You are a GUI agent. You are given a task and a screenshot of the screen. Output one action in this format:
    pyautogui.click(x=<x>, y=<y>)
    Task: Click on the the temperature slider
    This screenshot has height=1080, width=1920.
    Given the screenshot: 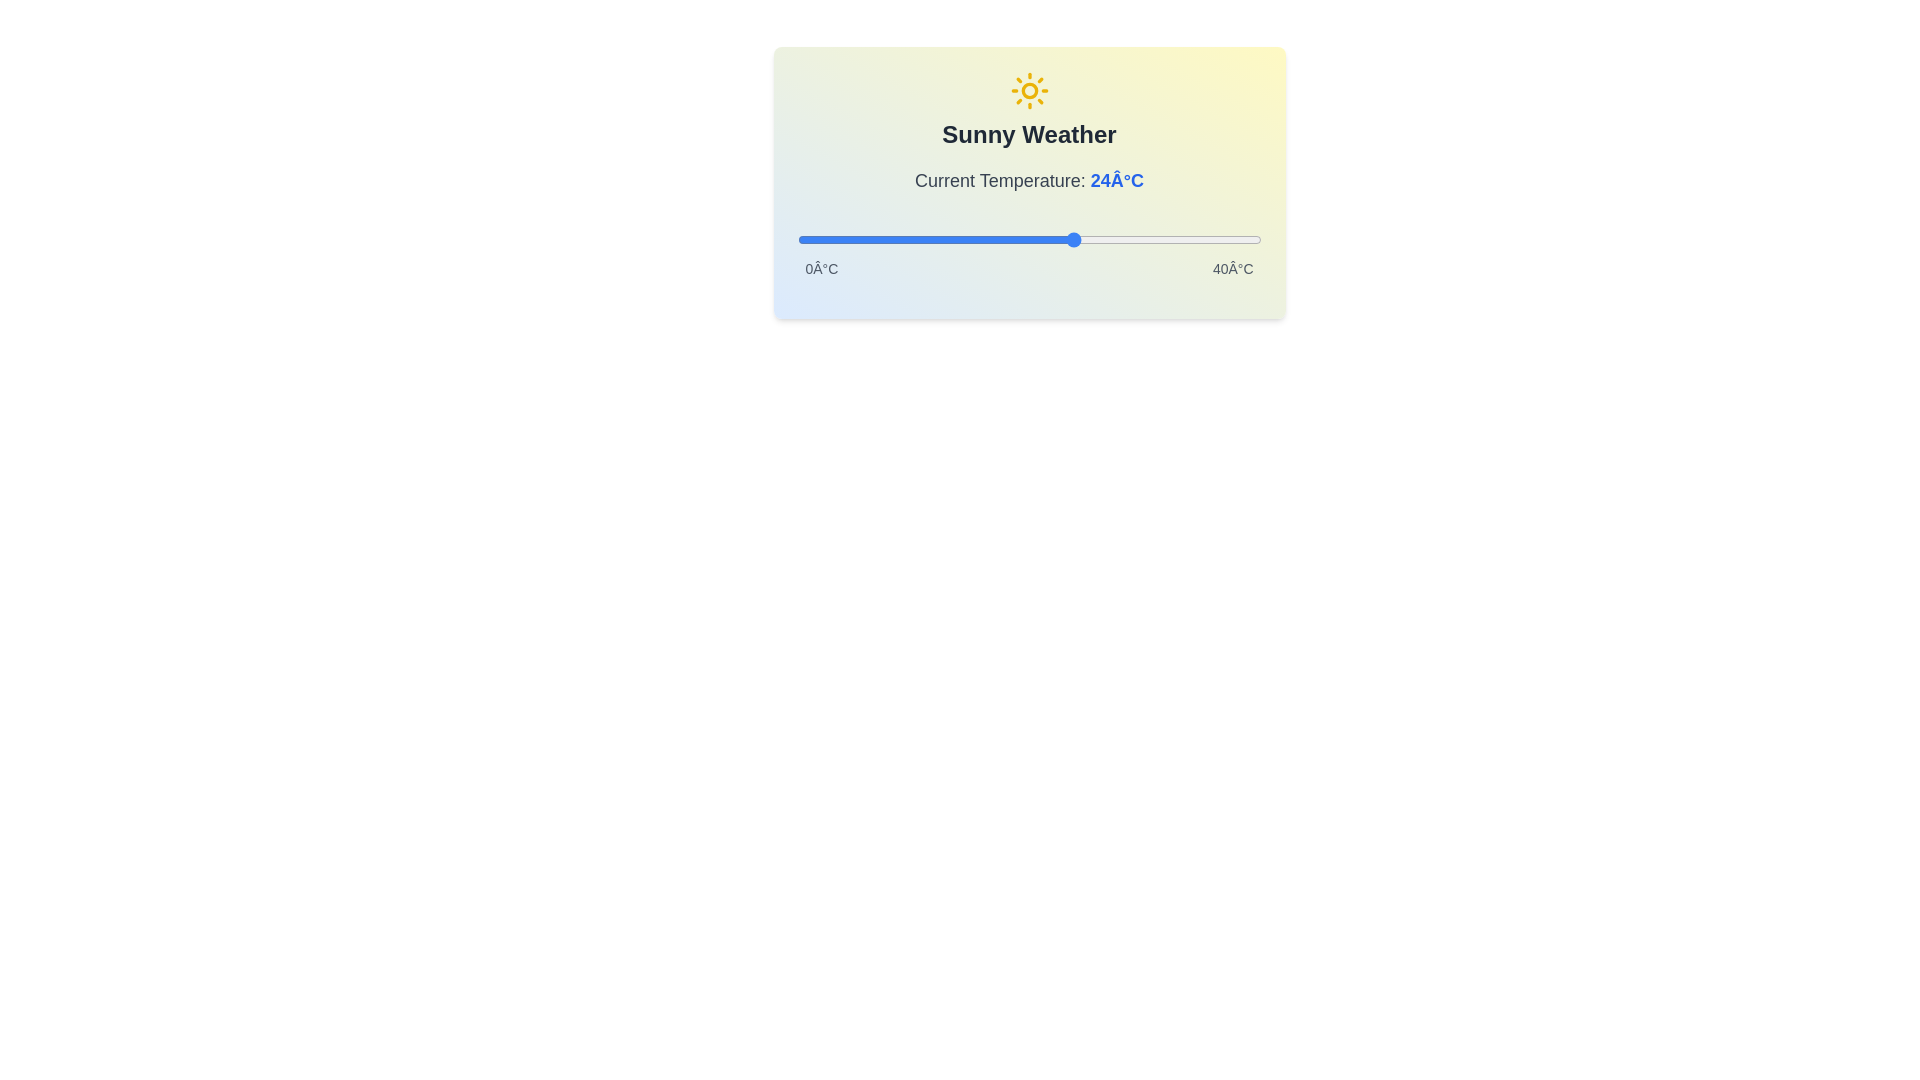 What is the action you would take?
    pyautogui.click(x=935, y=238)
    